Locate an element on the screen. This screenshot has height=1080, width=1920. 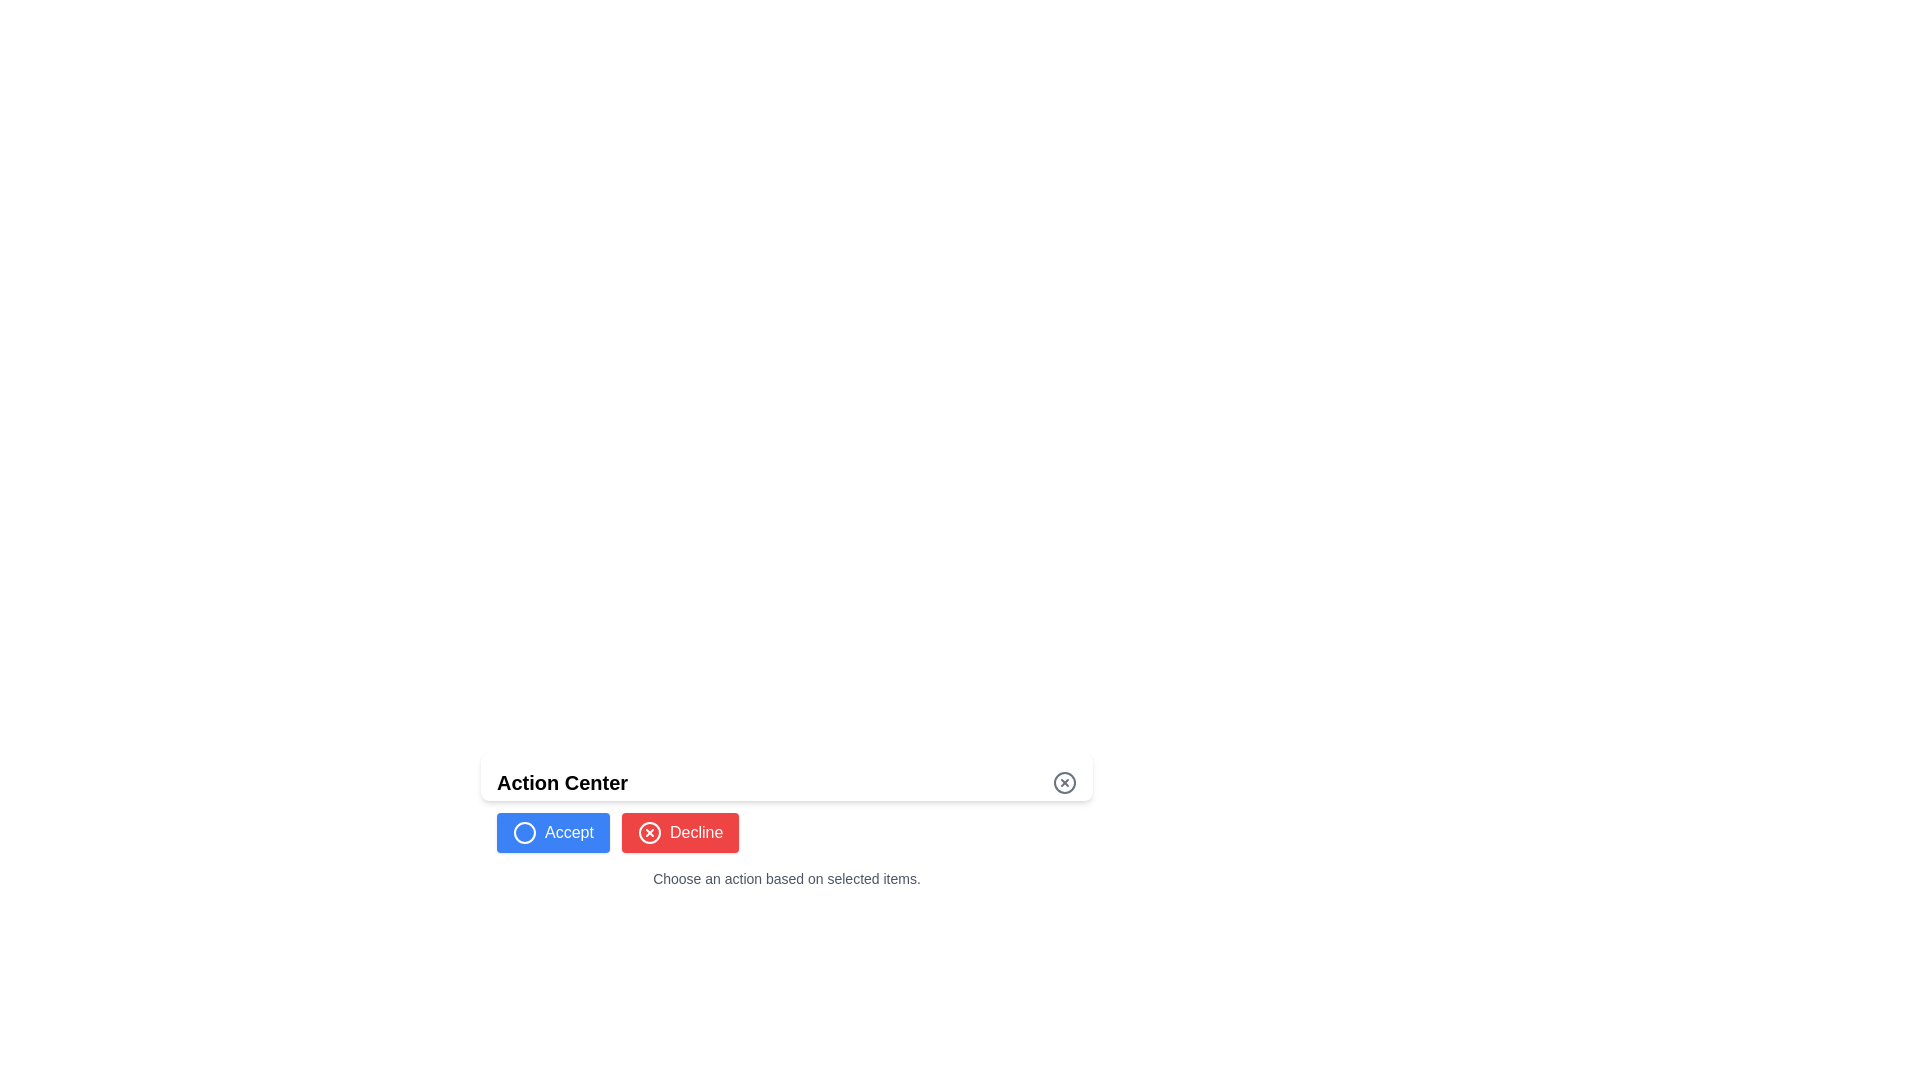
the 'Accept' button, which has a blue background, white text, and is located in the lower section of the interface to observe the hover effect is located at coordinates (553, 833).